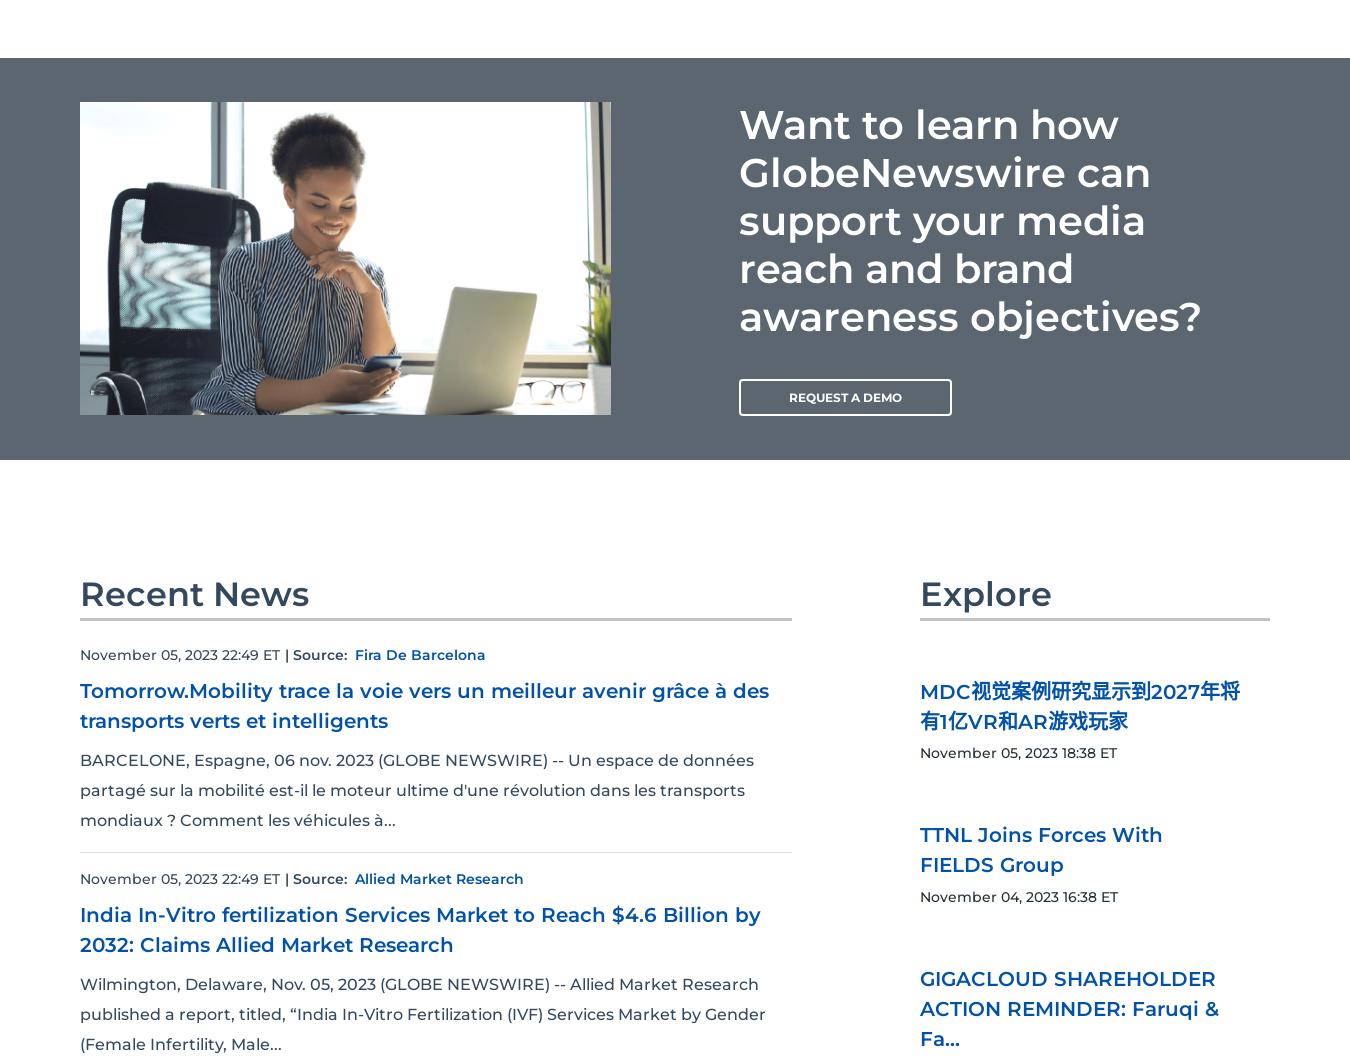  Describe the element at coordinates (422, 1012) in the screenshot. I see `'Wilmington, Delaware, Nov.  05, 2023  (GLOBE NEWSWIRE) -- Allied Market Research published a report, titled, “India In-Vitro Fertilization (IVF) Services Market by Gender (Female Infertility, Male...'` at that location.